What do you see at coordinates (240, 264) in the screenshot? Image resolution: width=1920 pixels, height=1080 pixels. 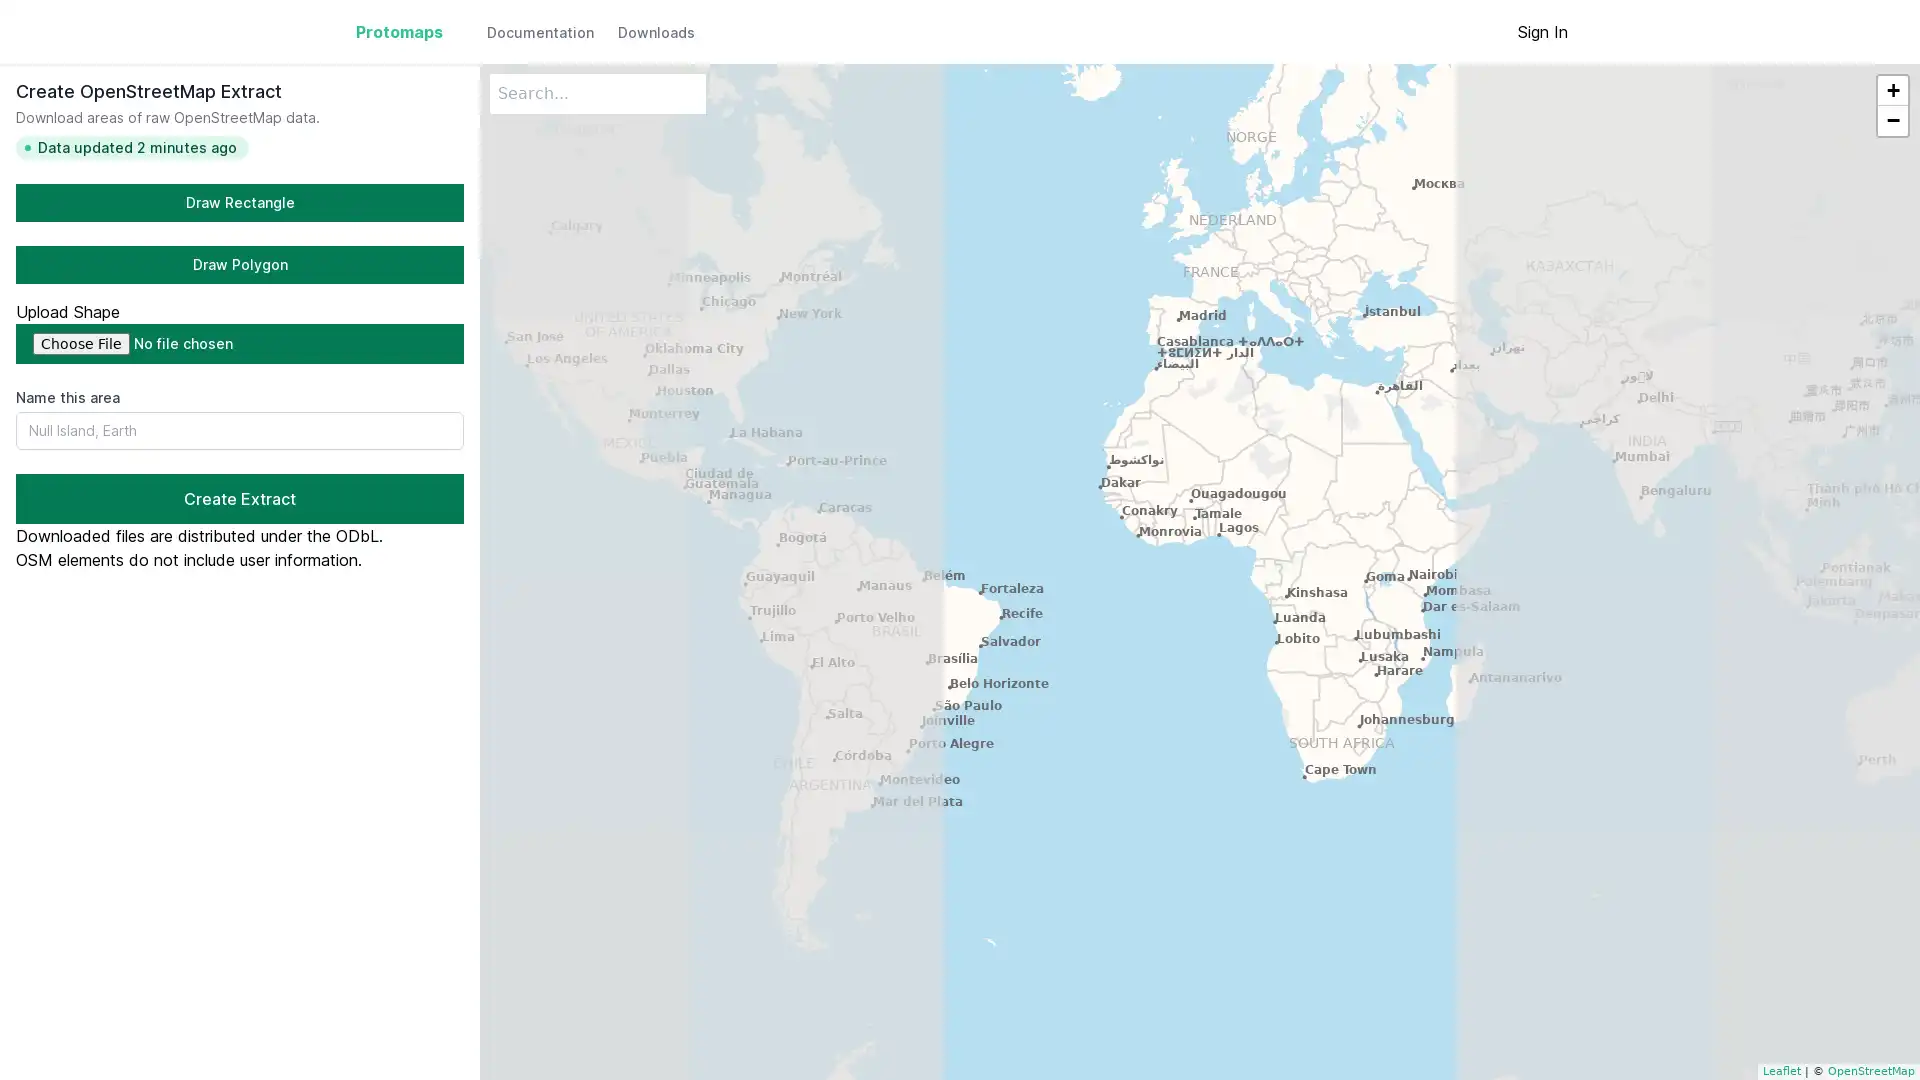 I see `Draw Polygon` at bounding box center [240, 264].